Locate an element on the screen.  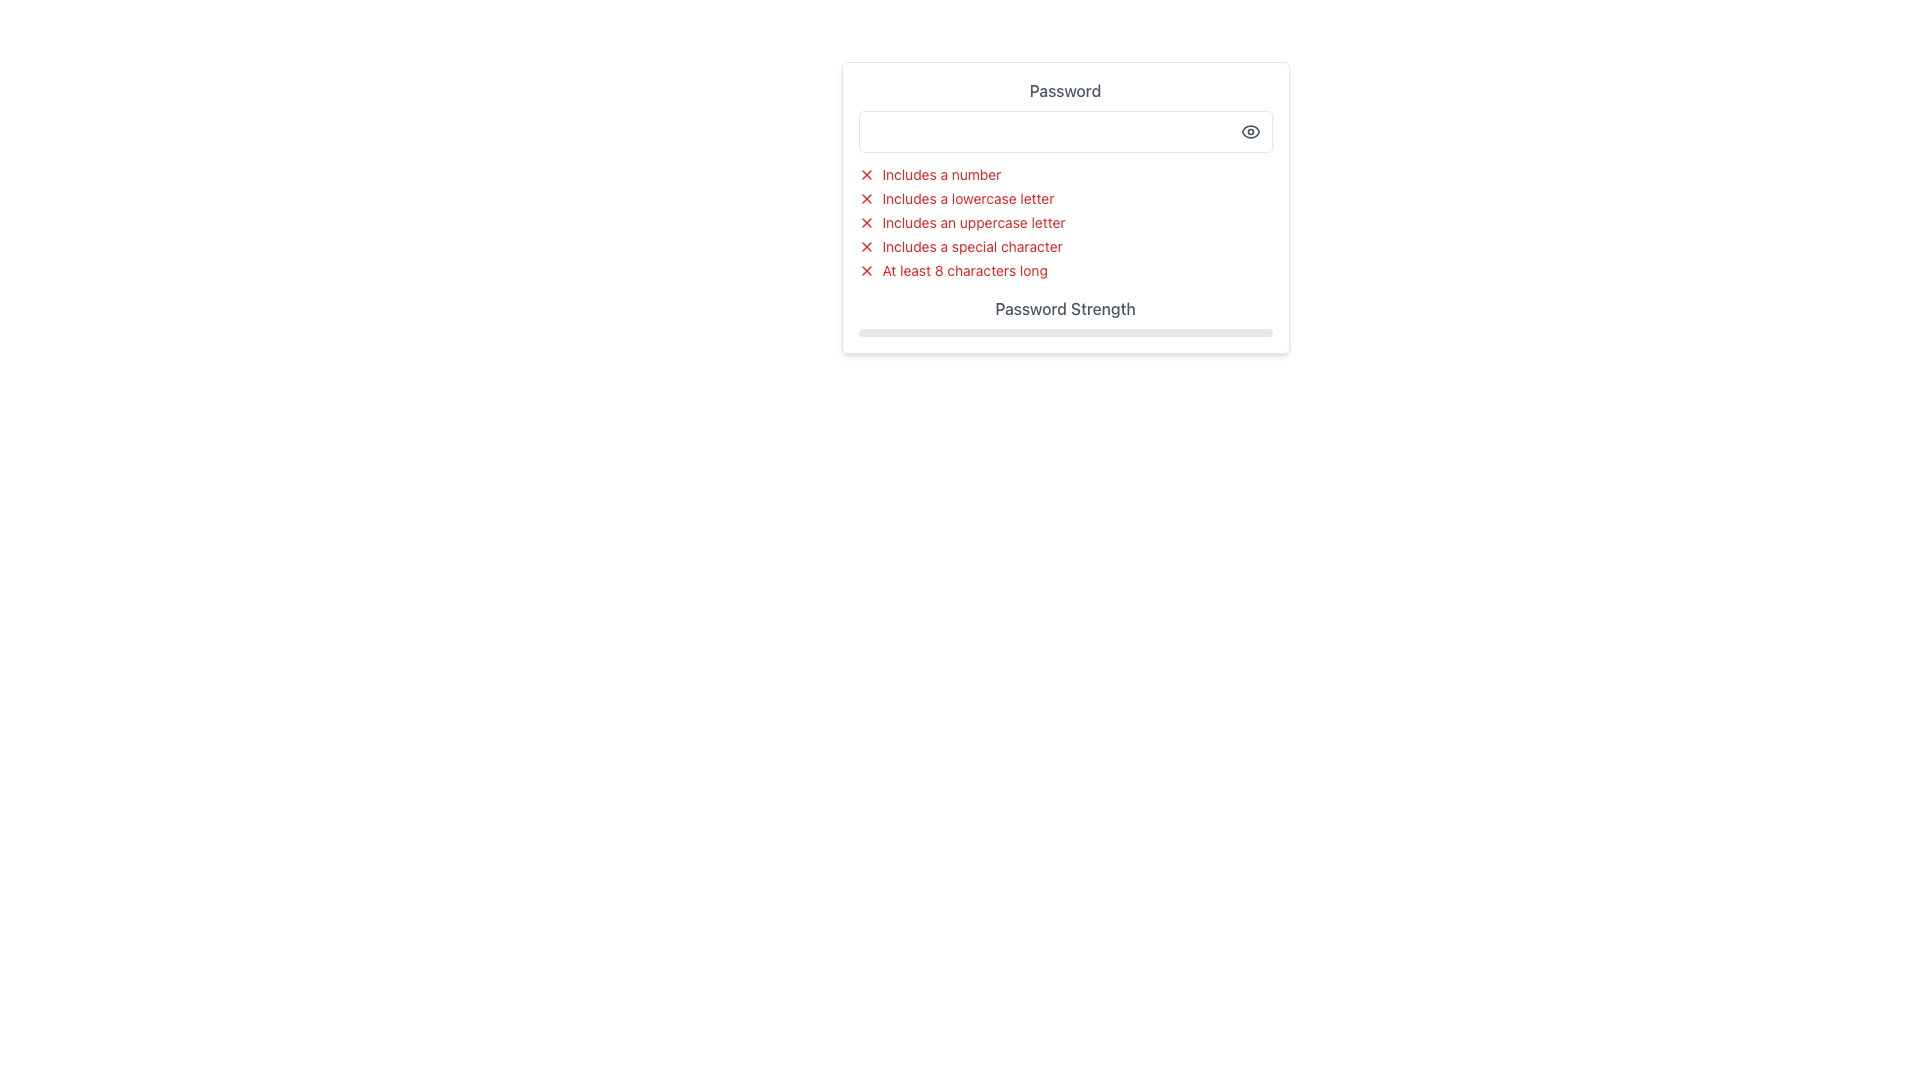
the Icon indicator that shows the unmet status for the password requirement 'Includes an uppercase letter' is located at coordinates (866, 223).